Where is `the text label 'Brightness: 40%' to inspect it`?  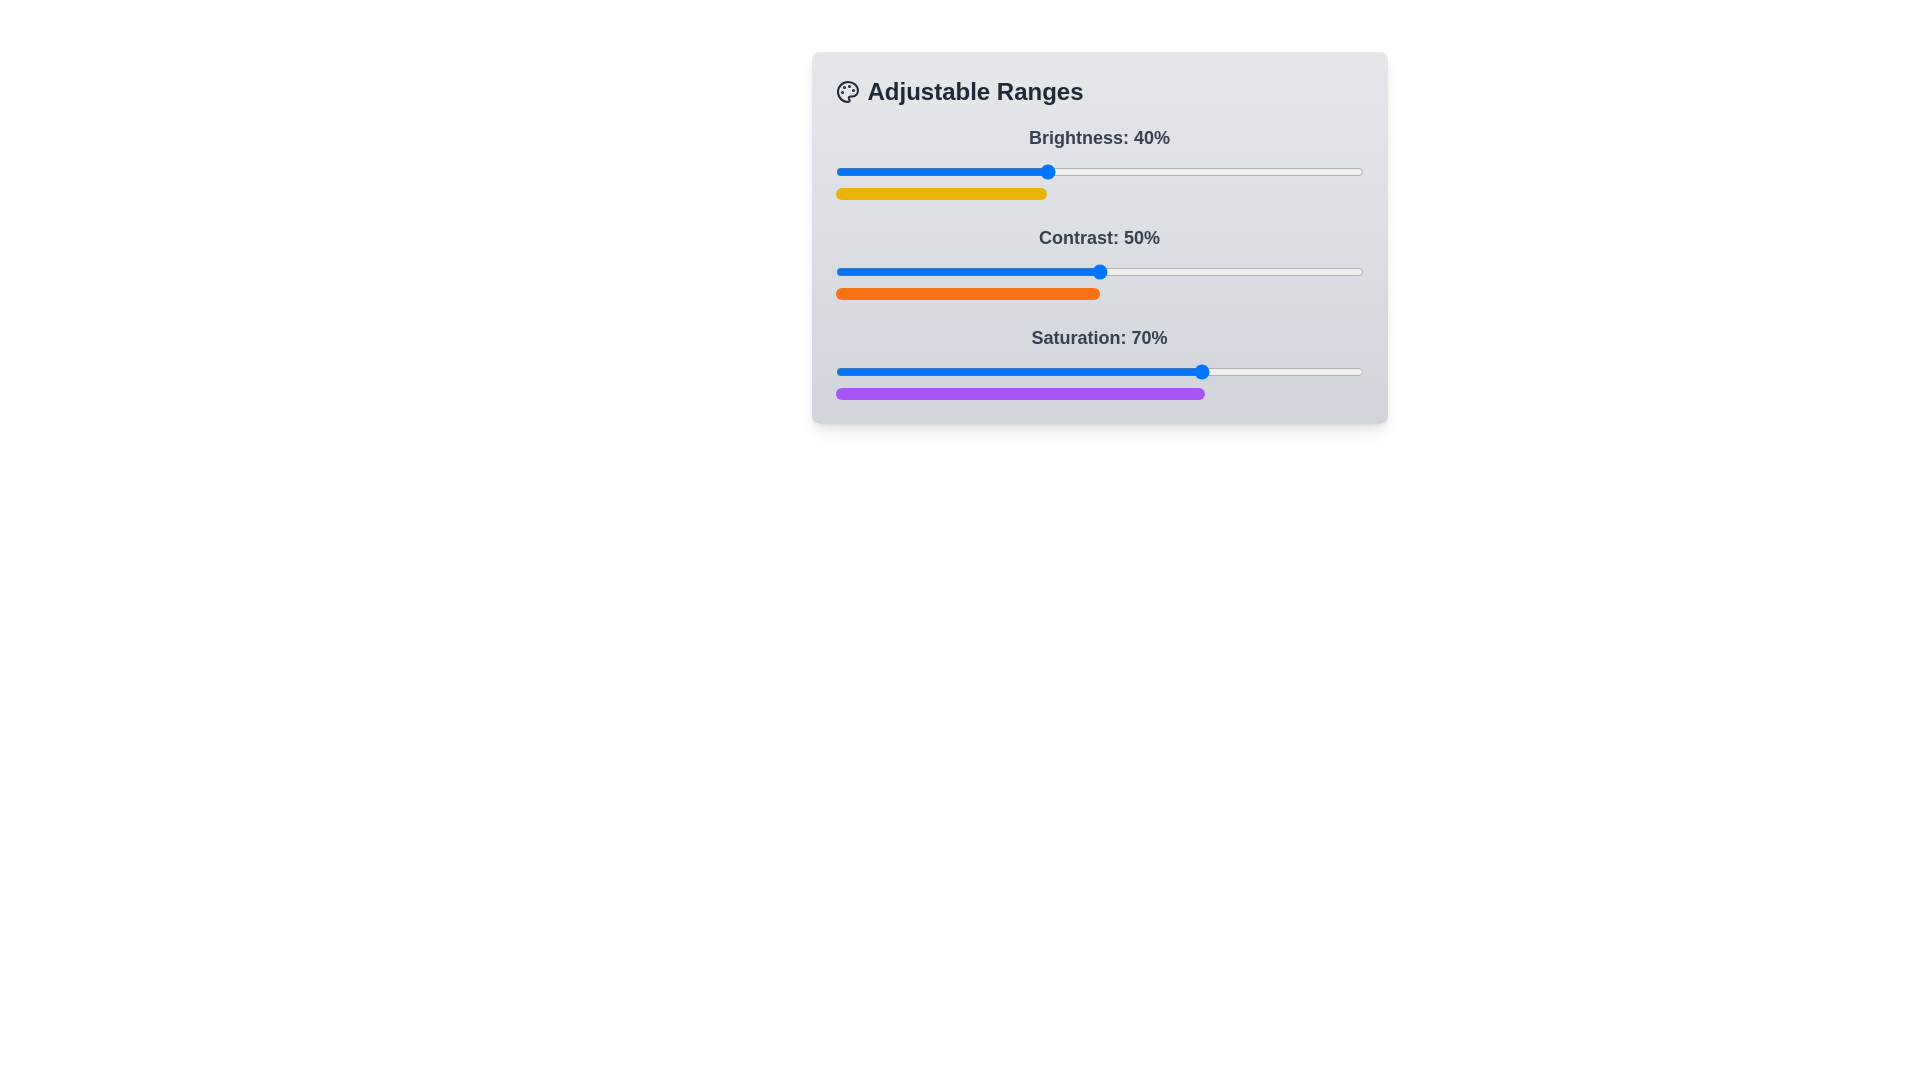 the text label 'Brightness: 40%' to inspect it is located at coordinates (1098, 137).